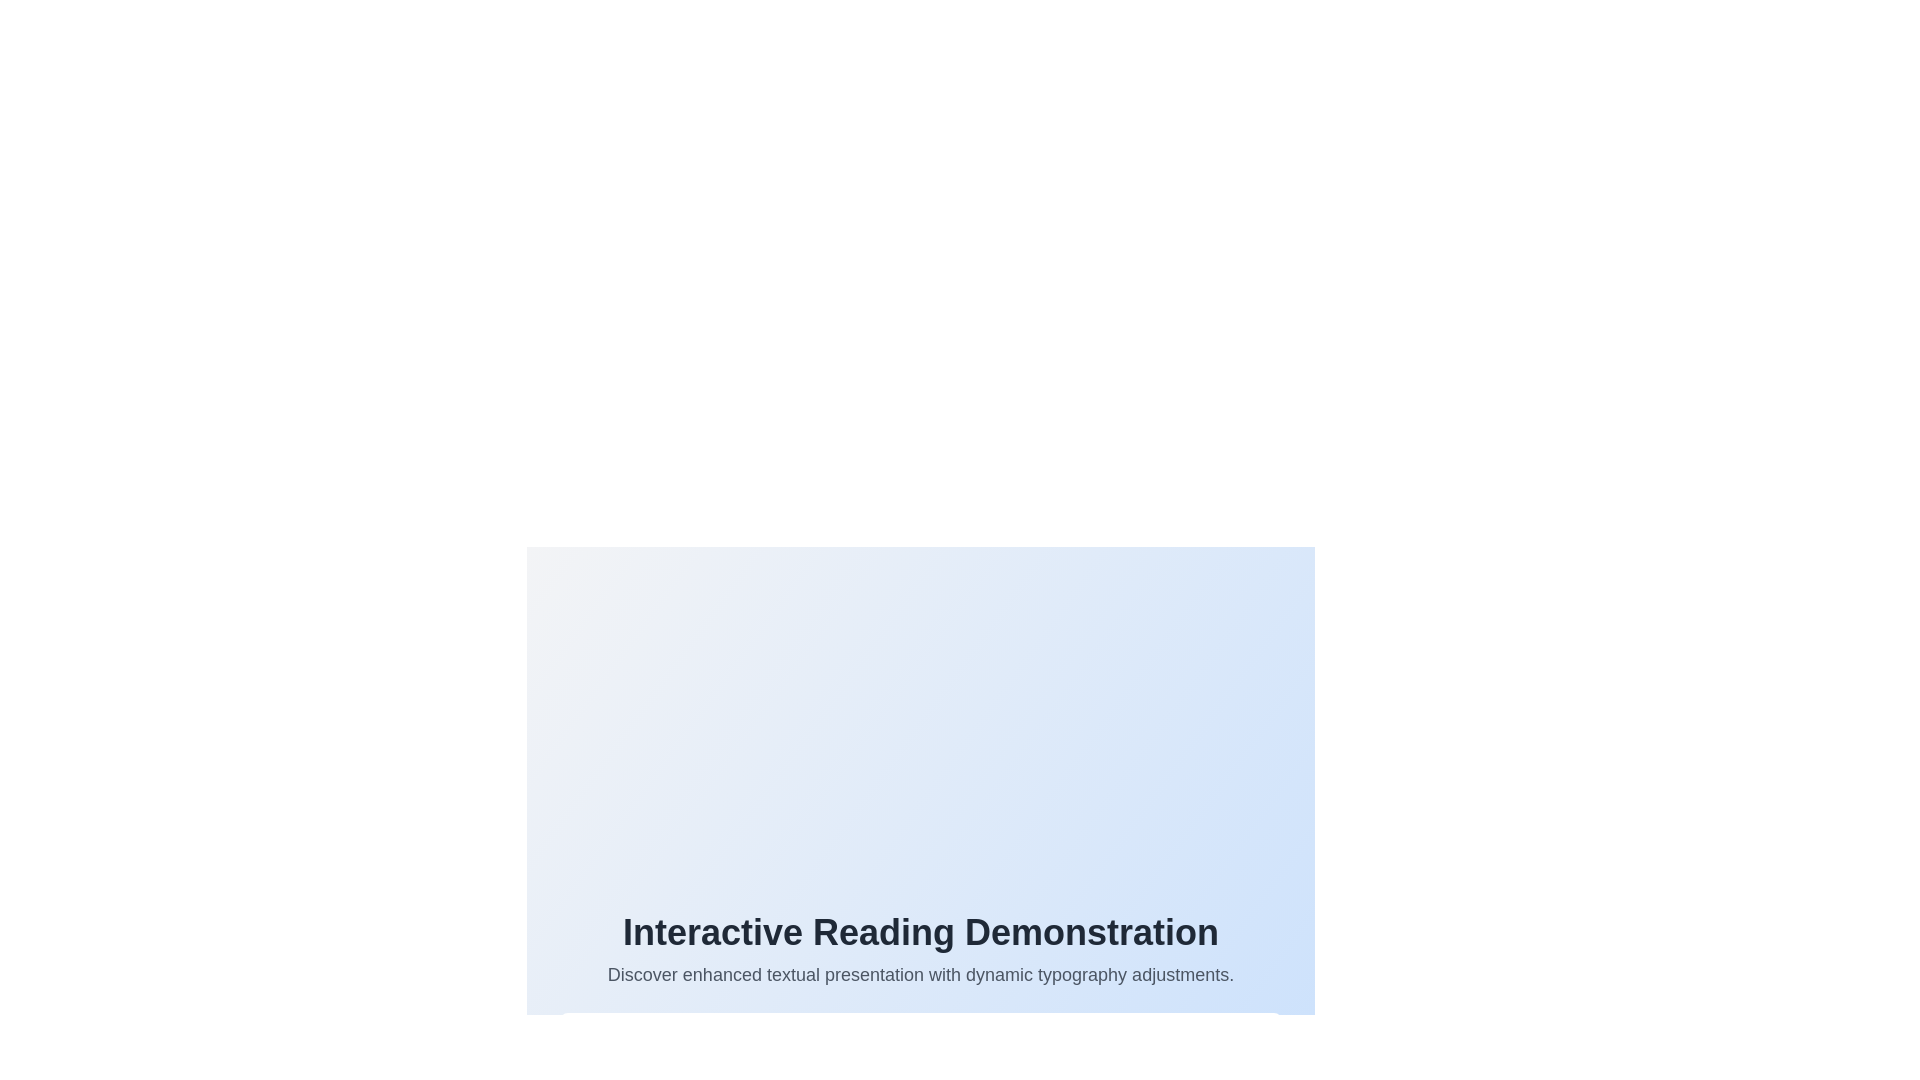 Image resolution: width=1920 pixels, height=1080 pixels. Describe the element at coordinates (920, 950) in the screenshot. I see `the textual header 'Interactive Reading Demonstration'` at that location.